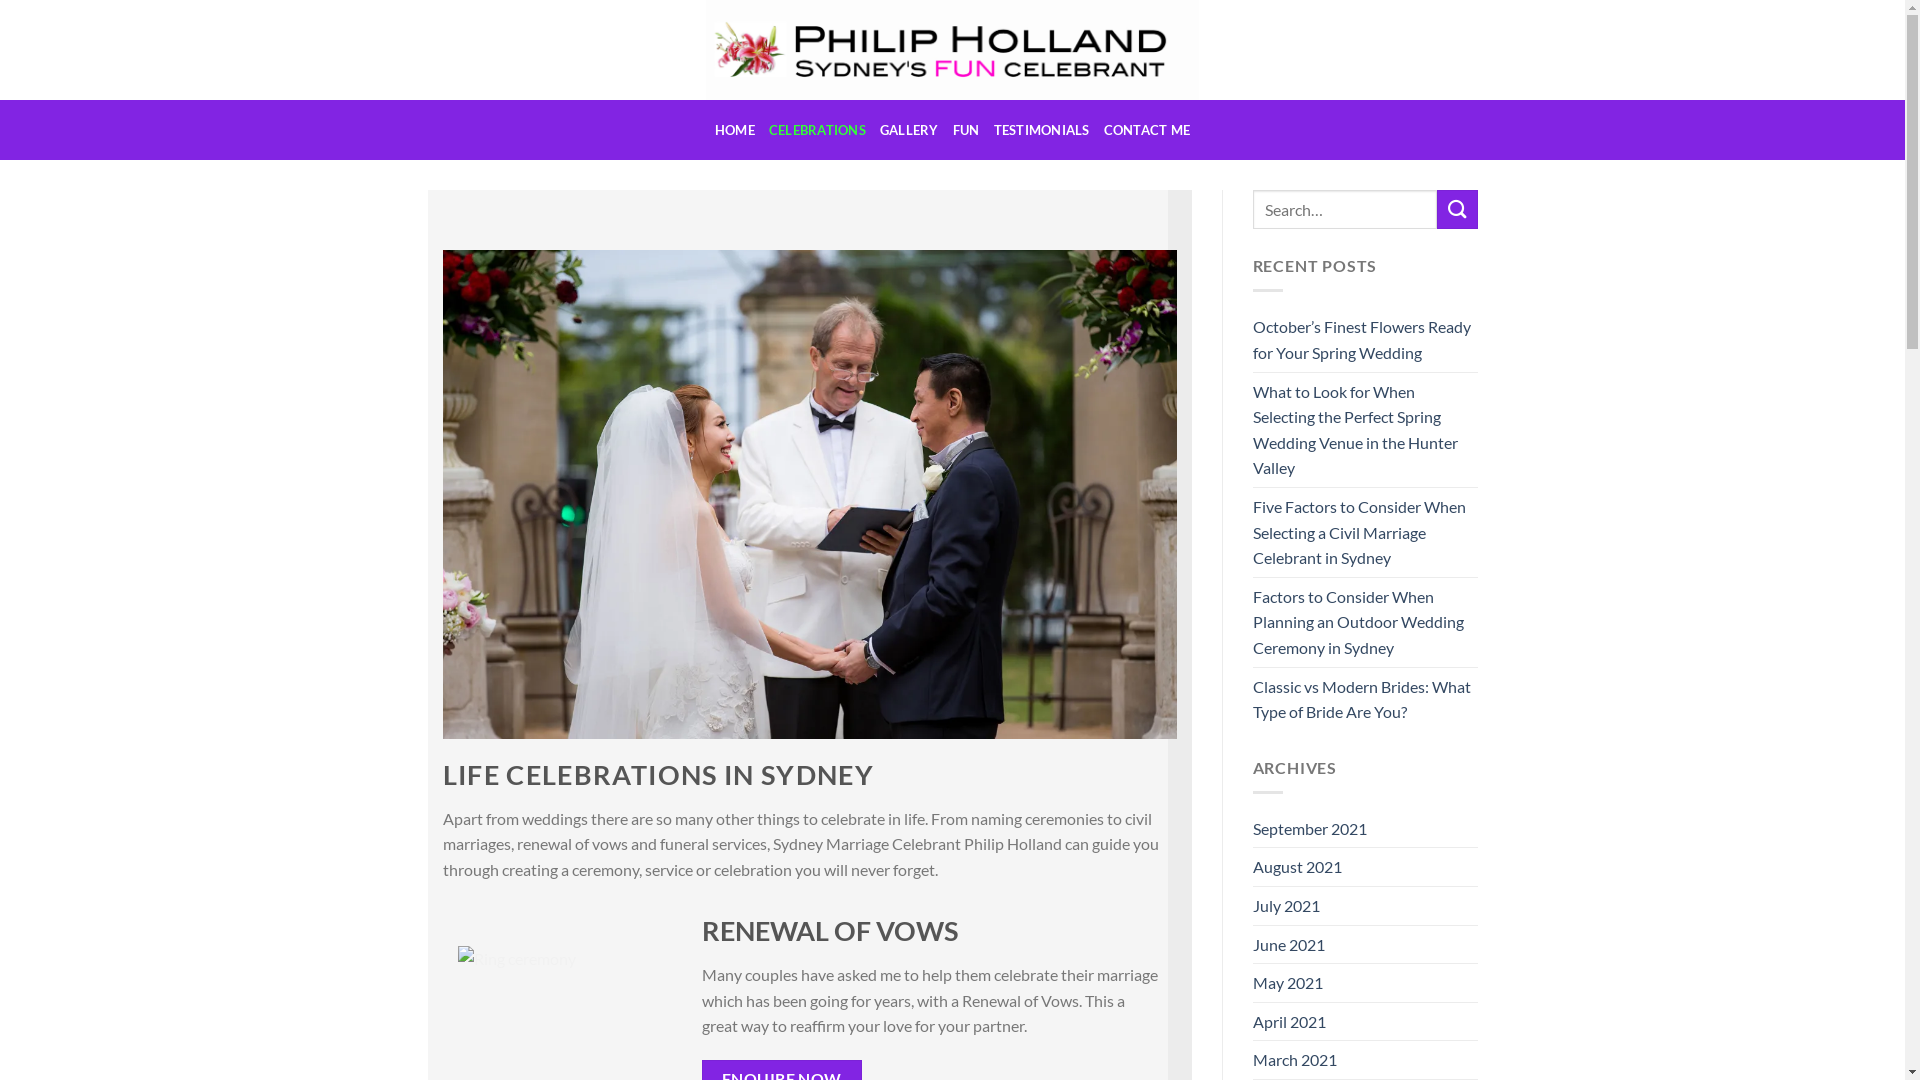 This screenshot has height=1080, width=1920. What do you see at coordinates (879, 130) in the screenshot?
I see `'GALLERY'` at bounding box center [879, 130].